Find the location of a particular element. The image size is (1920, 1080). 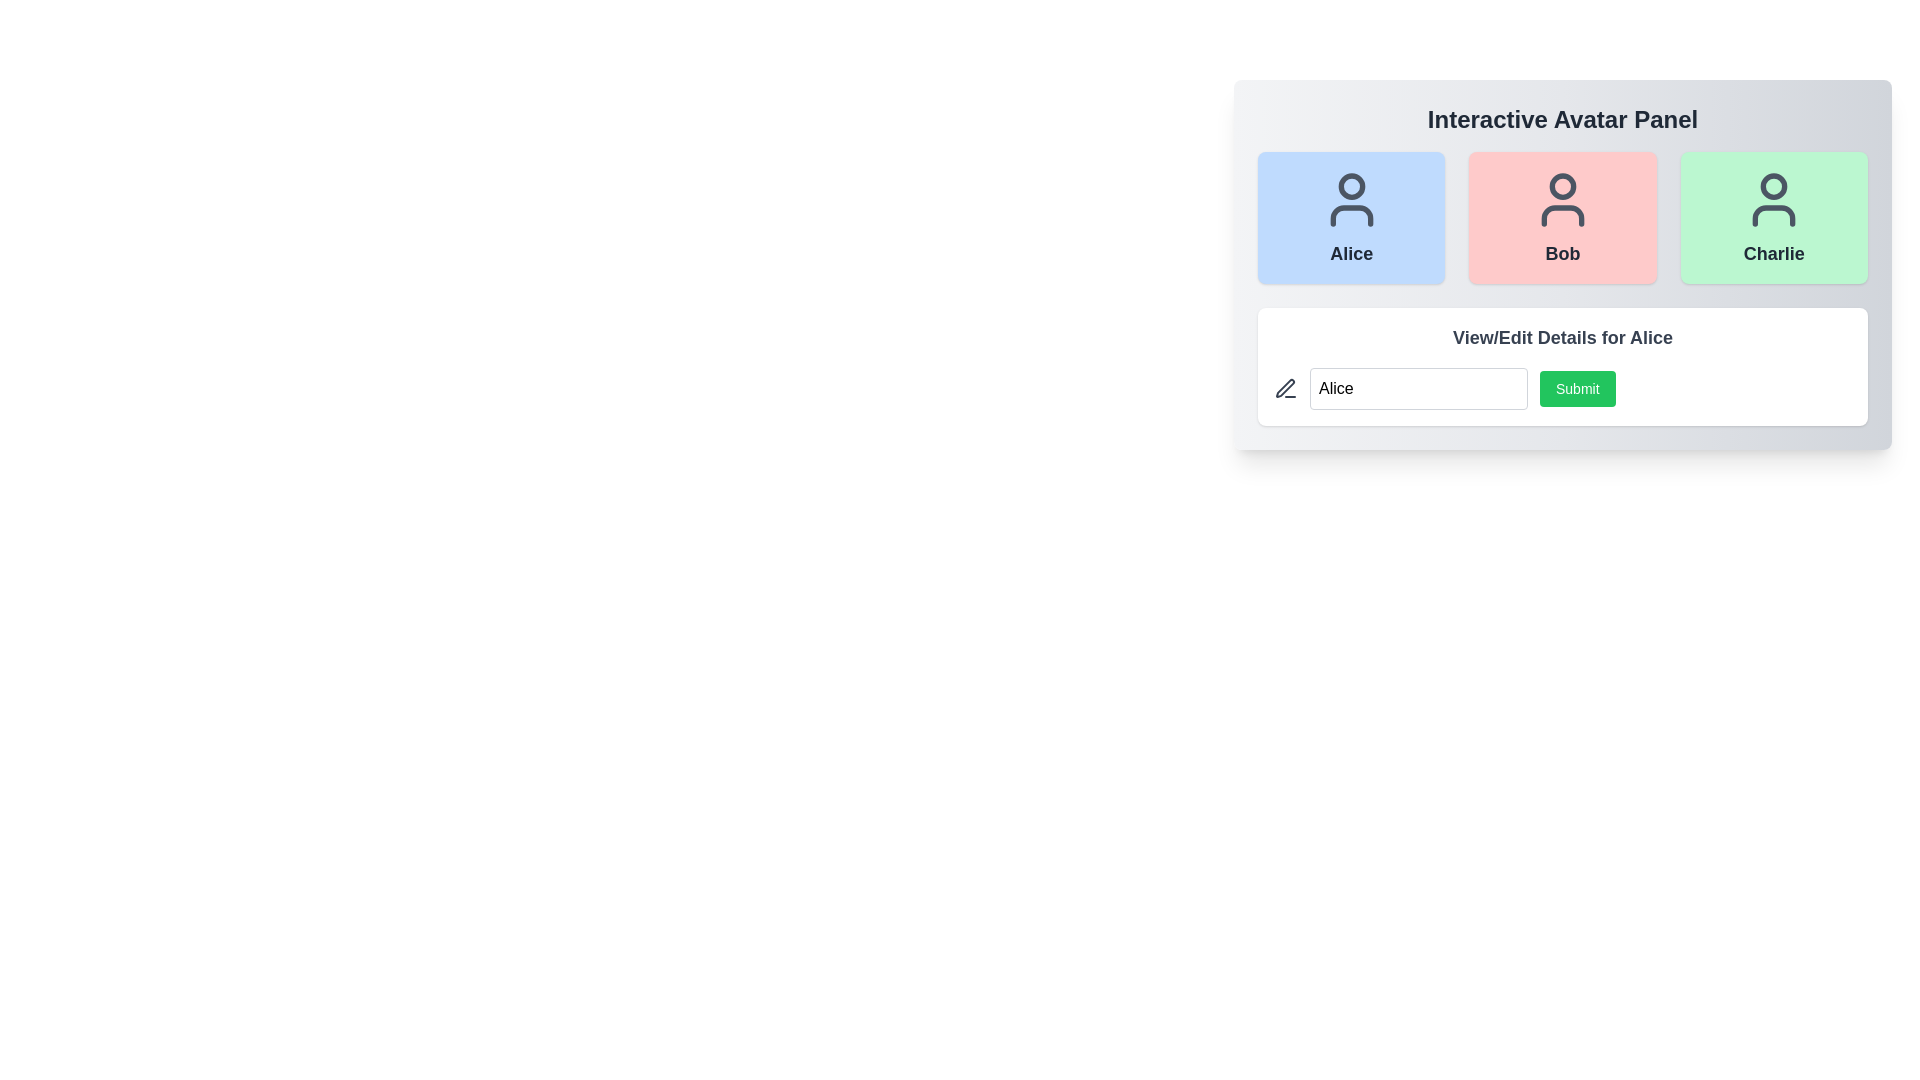

the SVG circle element that visually emphasizes the head region of the avatar labeled 'Alice' in the 'Interactive Avatar Panel', located at the top-center of the avatar is located at coordinates (1351, 186).